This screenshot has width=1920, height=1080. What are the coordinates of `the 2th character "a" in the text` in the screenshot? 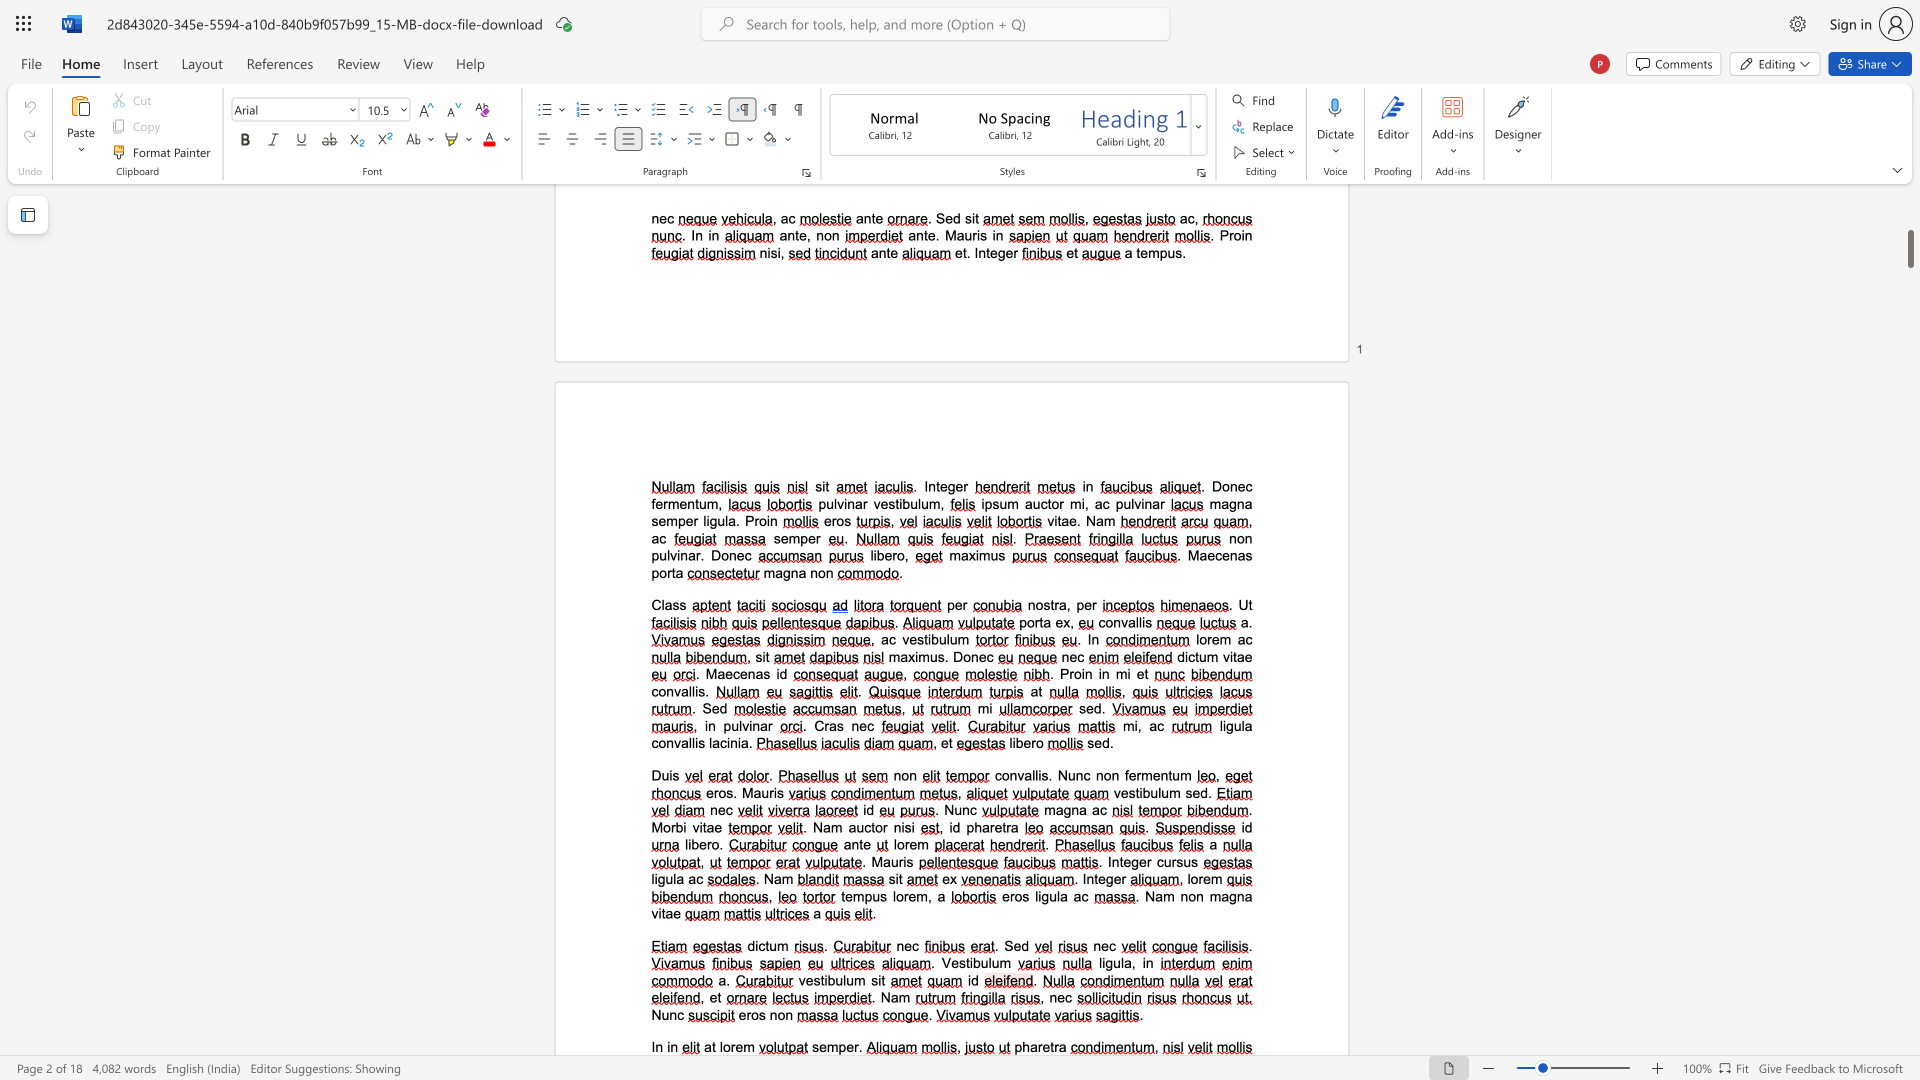 It's located at (1061, 1046).